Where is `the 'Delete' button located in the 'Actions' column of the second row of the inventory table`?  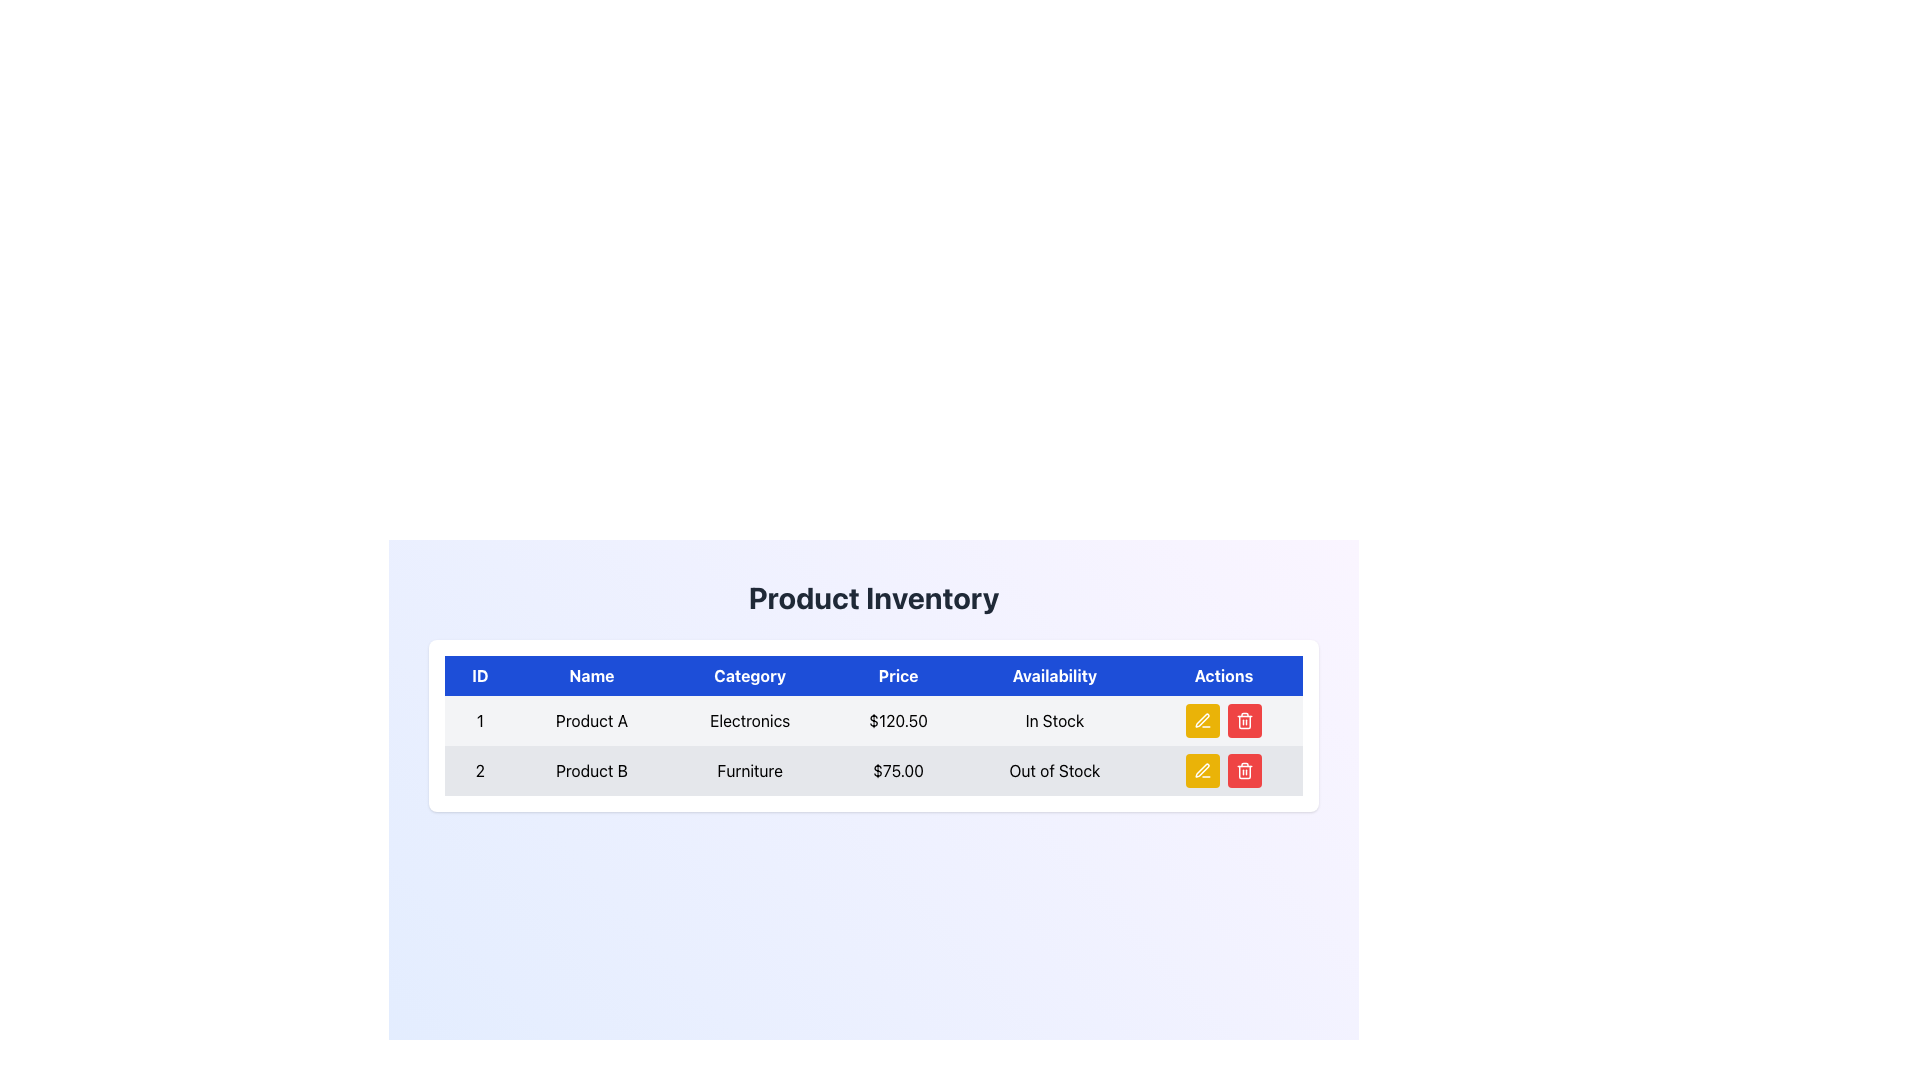
the 'Delete' button located in the 'Actions' column of the second row of the inventory table is located at coordinates (1243, 770).